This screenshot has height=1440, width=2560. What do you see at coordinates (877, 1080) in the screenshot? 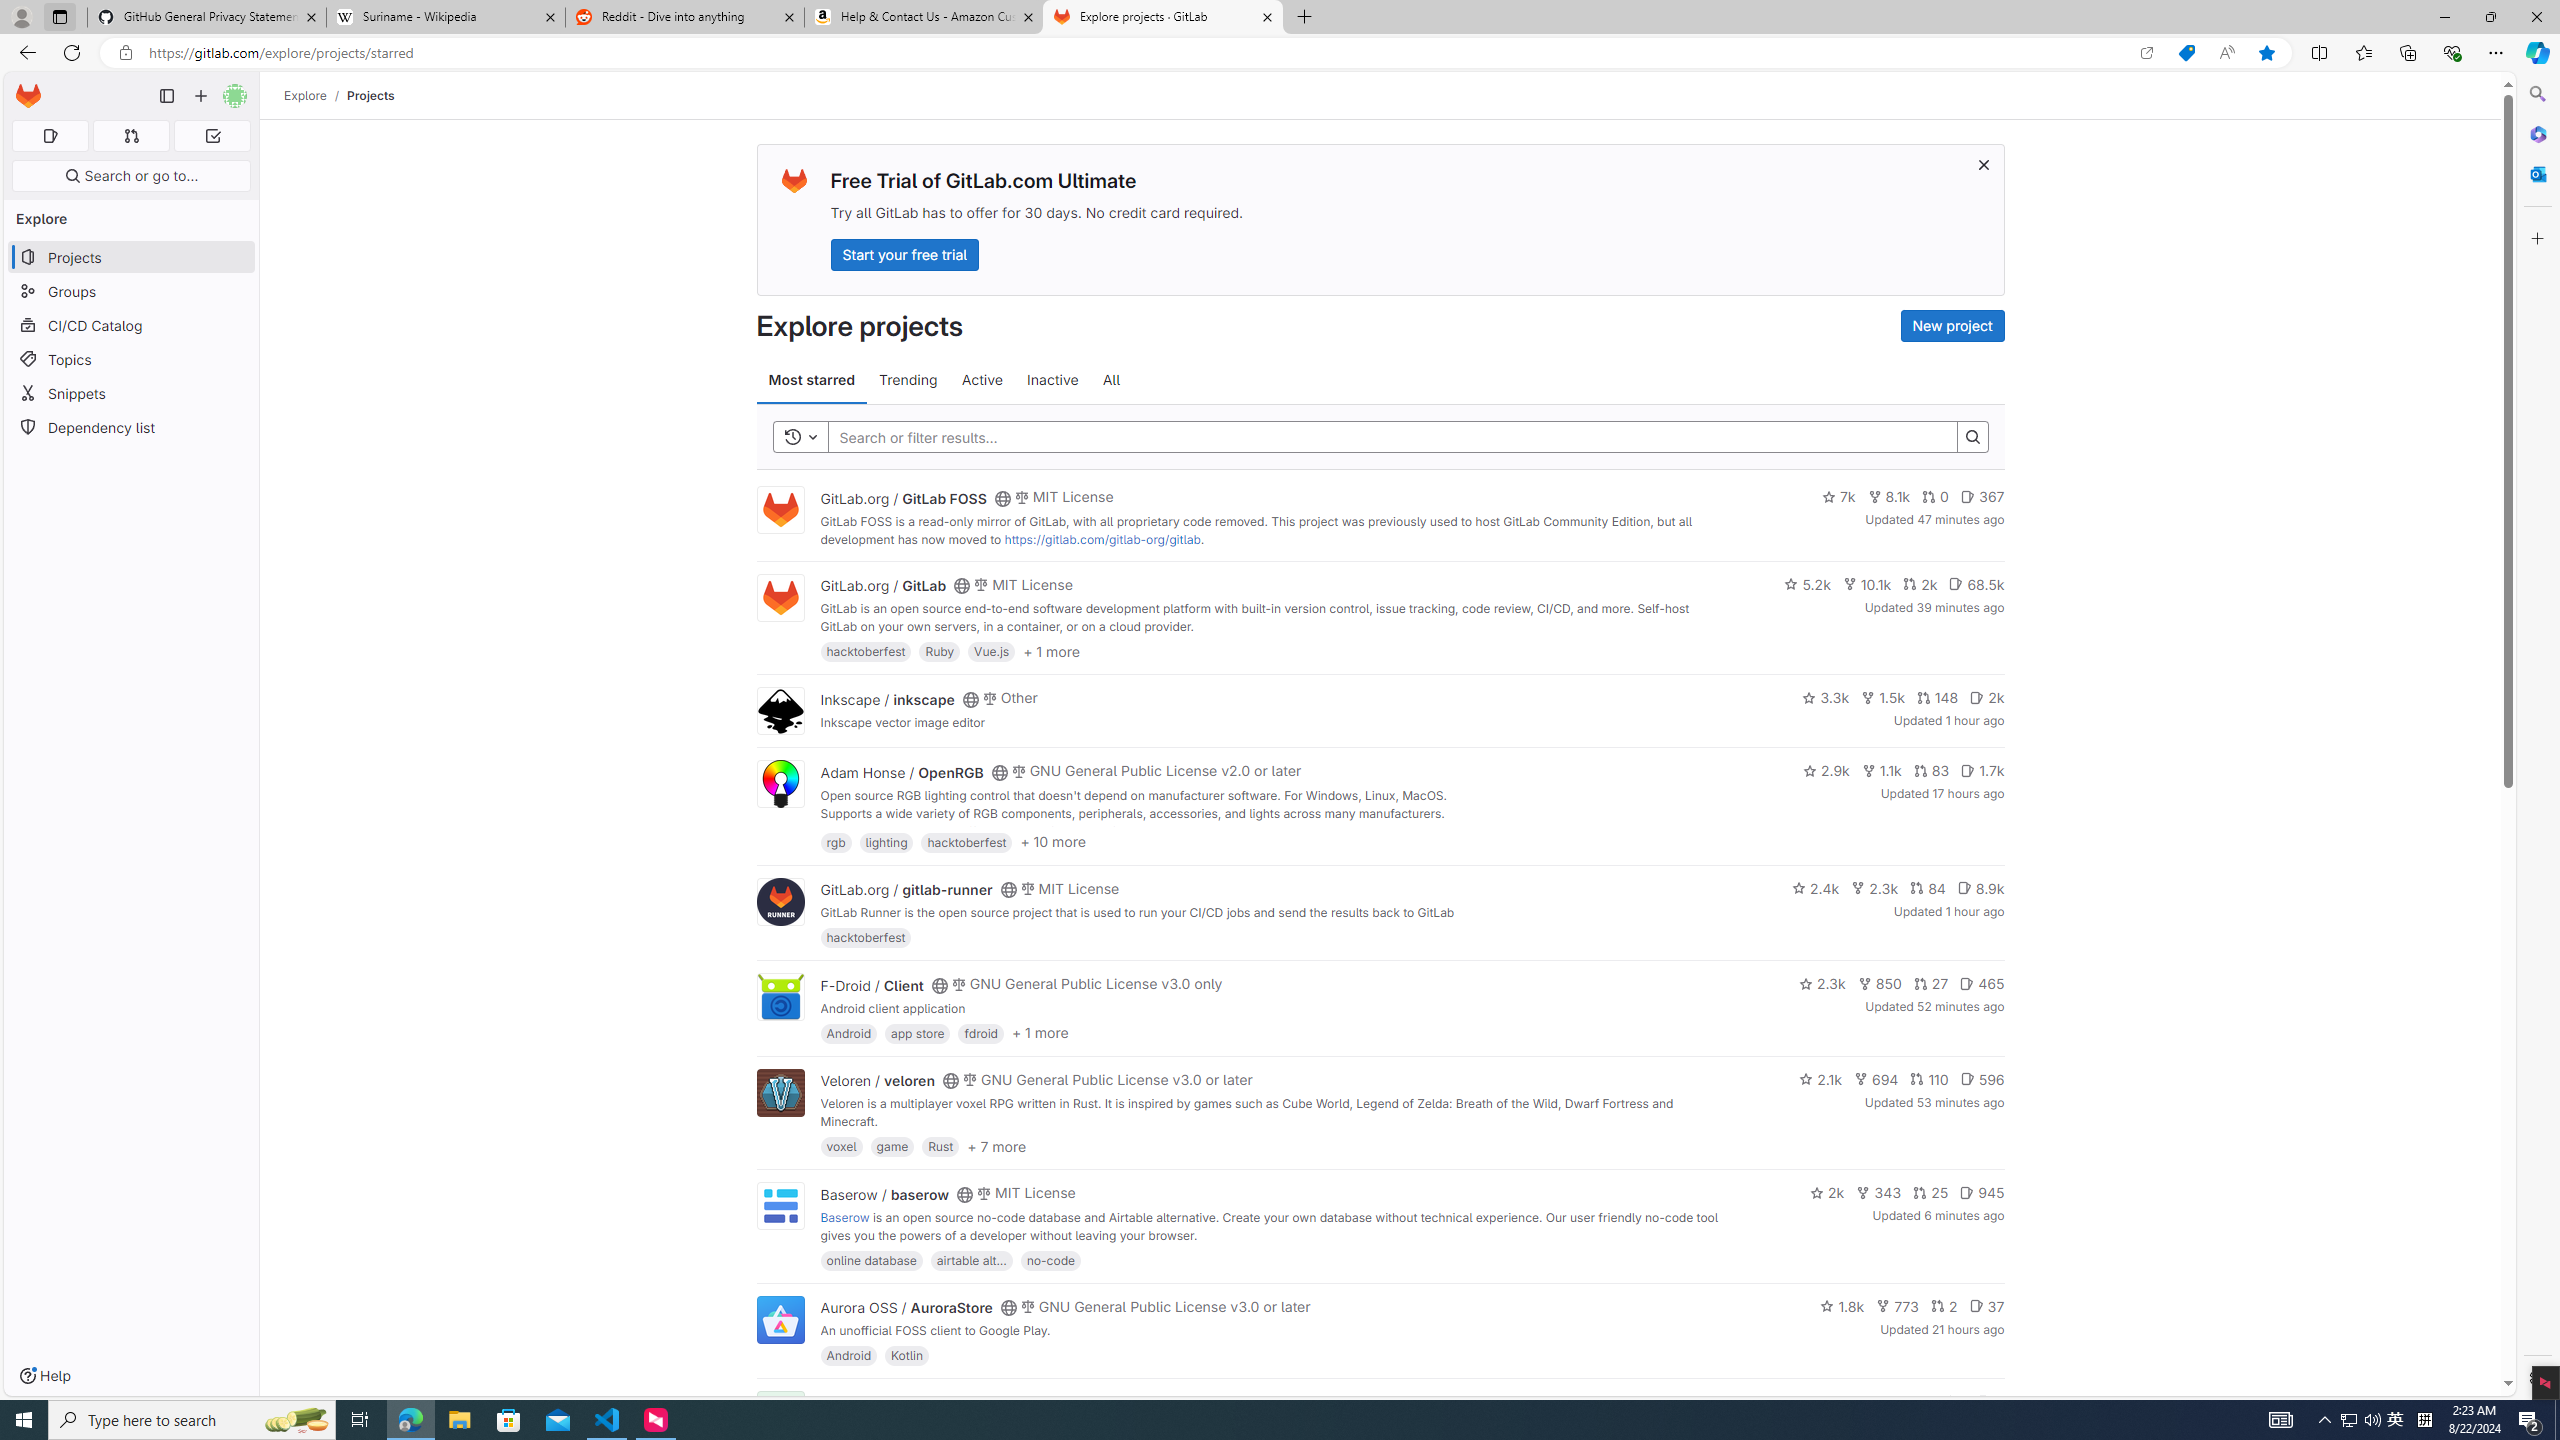
I see `'Veloren / veloren'` at bounding box center [877, 1080].